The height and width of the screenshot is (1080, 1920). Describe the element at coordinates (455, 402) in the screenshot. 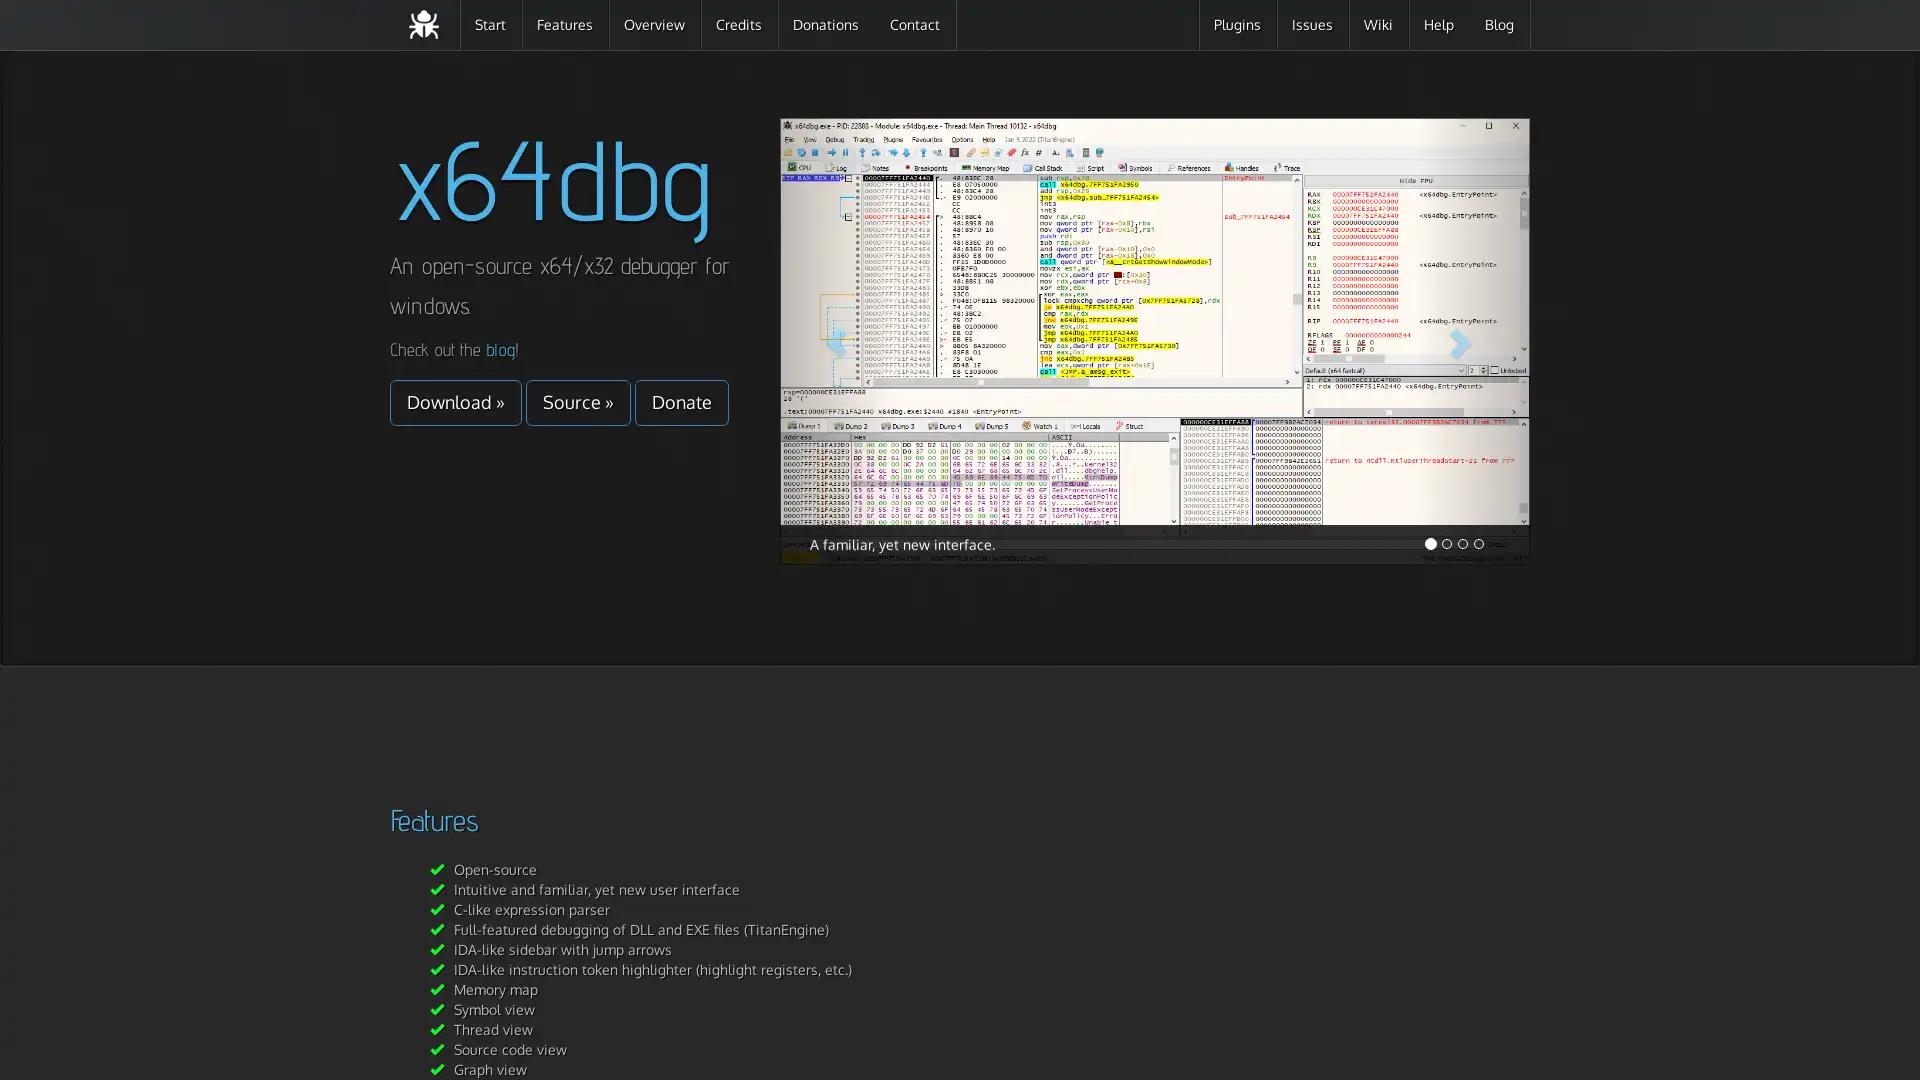

I see `Download` at that location.